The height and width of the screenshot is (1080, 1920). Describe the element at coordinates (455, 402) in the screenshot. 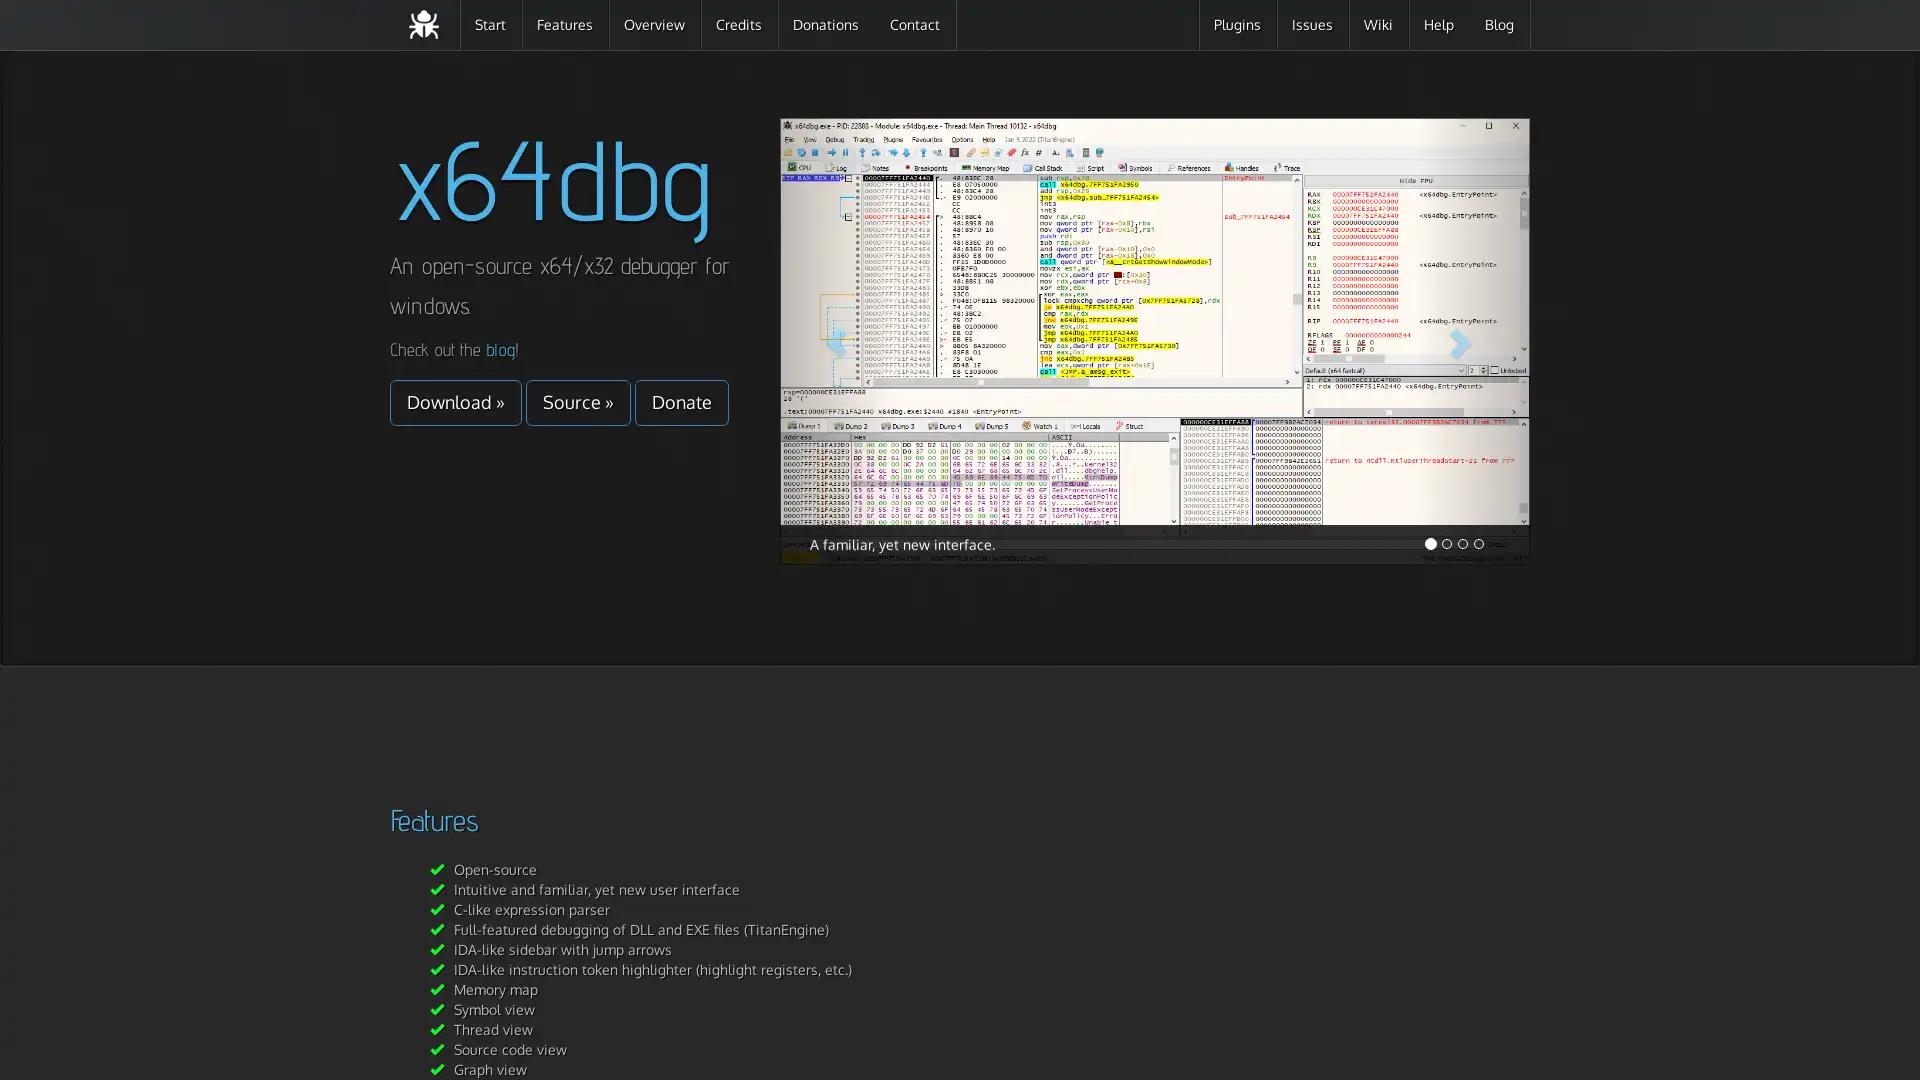

I see `Download` at that location.